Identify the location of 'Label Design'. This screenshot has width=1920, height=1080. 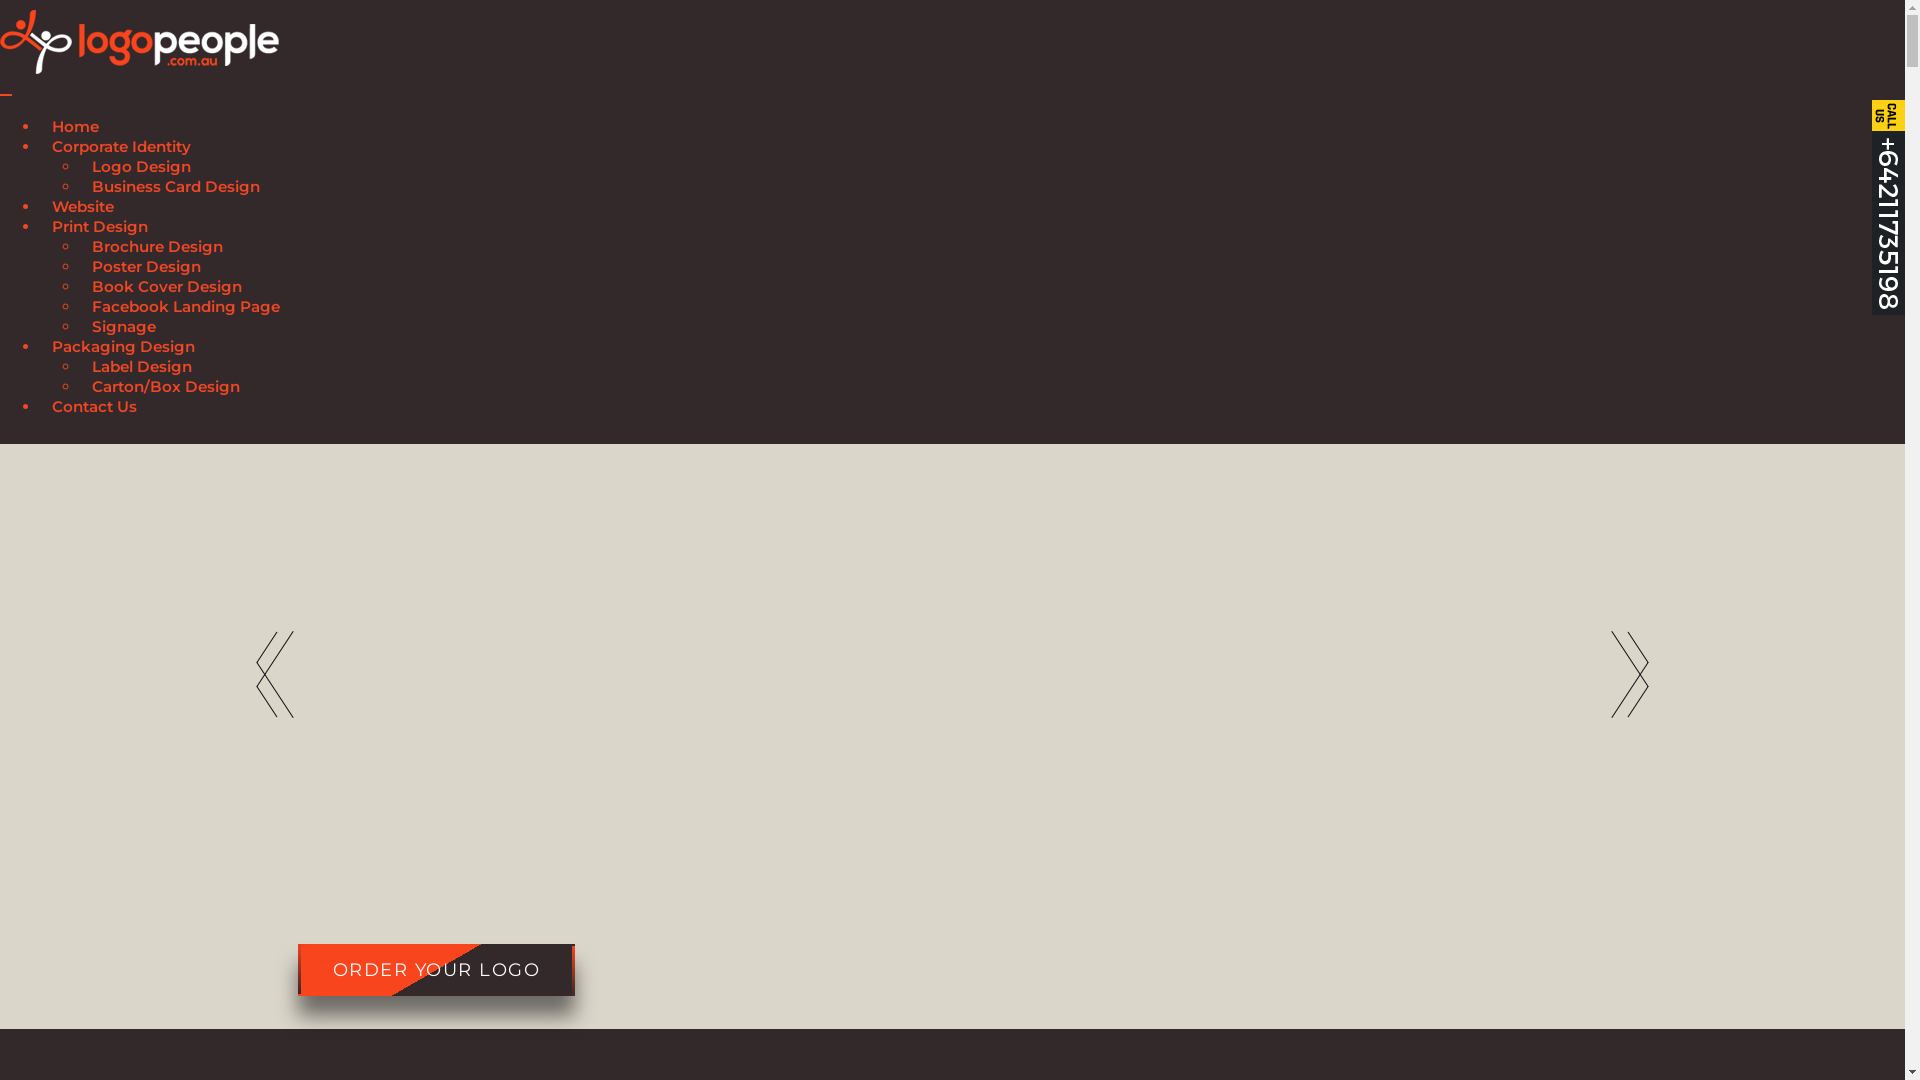
(141, 369).